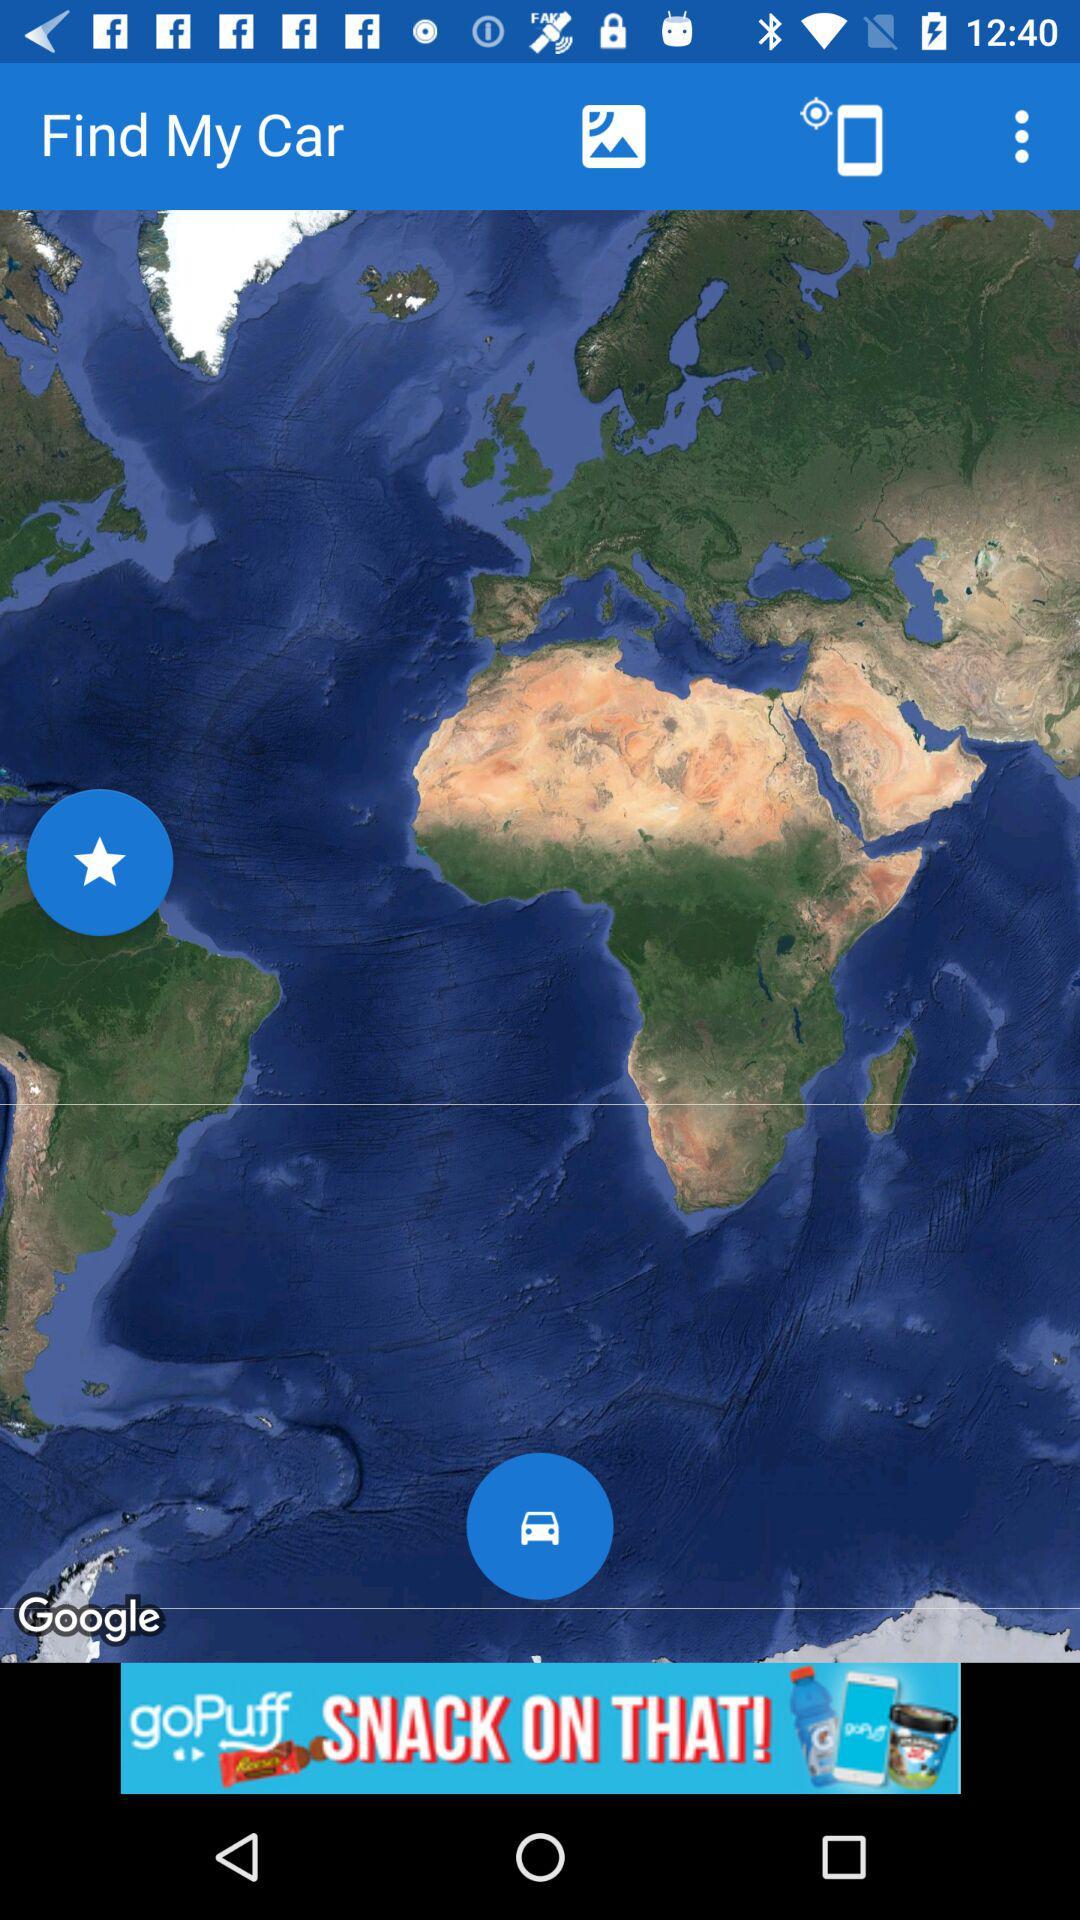 This screenshot has height=1920, width=1080. Describe the element at coordinates (99, 862) in the screenshot. I see `the star icon` at that location.